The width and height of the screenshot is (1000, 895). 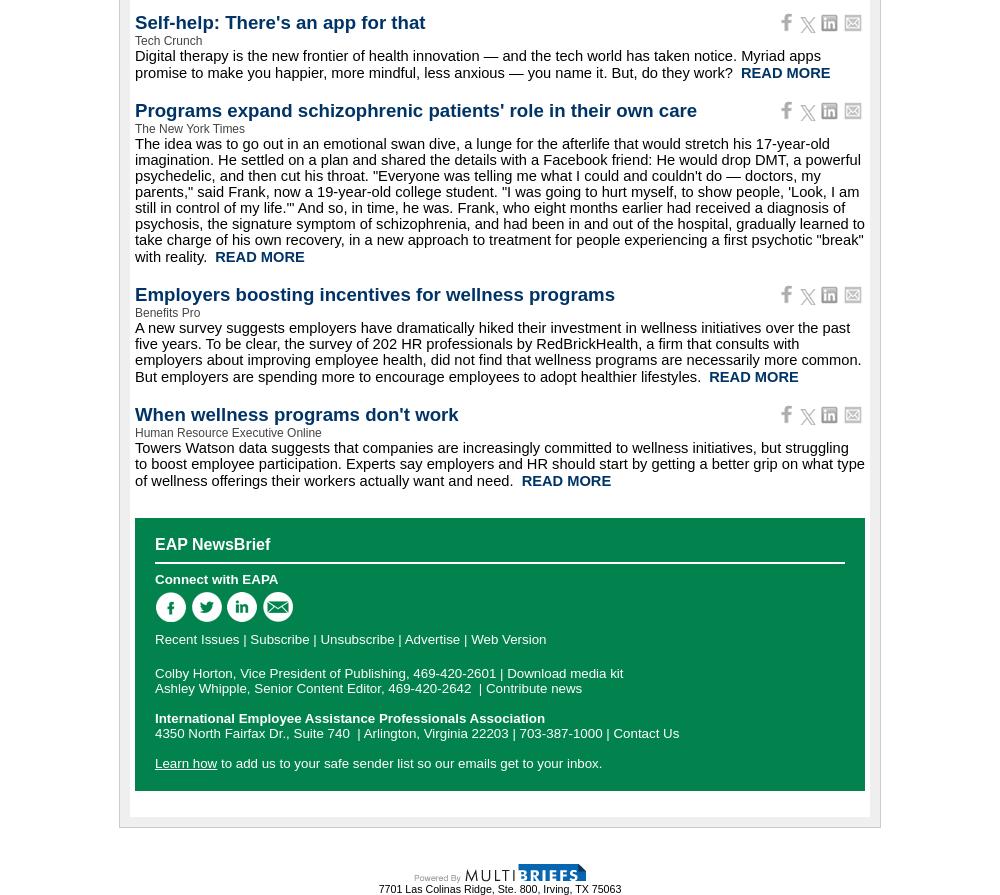 I want to click on 'The idea was to go out in an emotional swan dive, a lunge for the afterlife that would stretch his 17-year-old imagination. He settled on a plan and shared the details with a Facebook friend: He would drop DMT, a powerful psychedelic, and then cut his throat.

"Everyone was telling me what I could and couldn't do — doctors, my parents," said Frank, now a 19-year-old college student. "I was going to hurt myself, to show people, 'Look, I am still in control of my life.'" And so, in time, he was. Frank, who eight months earlier had received a diagnosis of psychosis, the signature symptom of schizophrenia, and had been in and out of the hospital, gradually learned to take charge of his own recovery, in a new approach to treatment for people experiencing a first psychotic "break" with reality.', so click(x=500, y=200).